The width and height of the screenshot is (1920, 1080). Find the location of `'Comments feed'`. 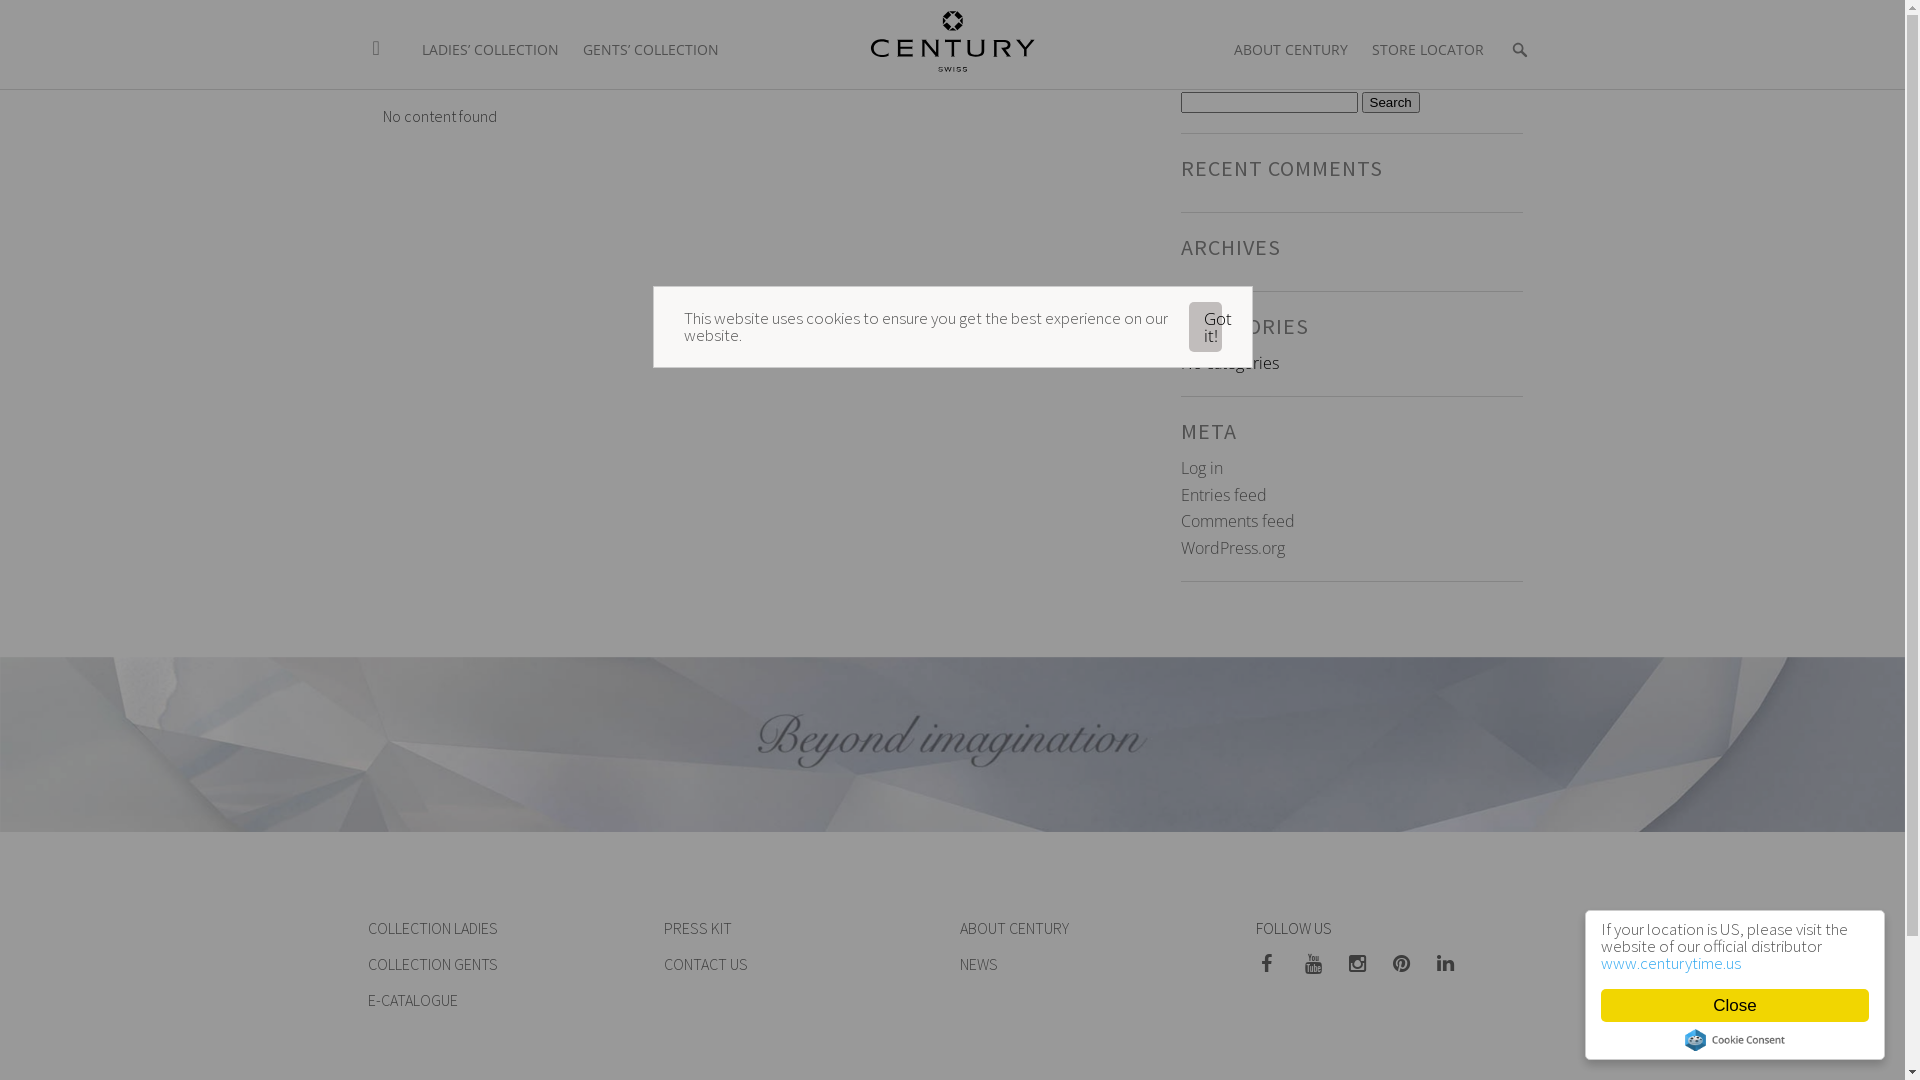

'Comments feed' is located at coordinates (1236, 519).